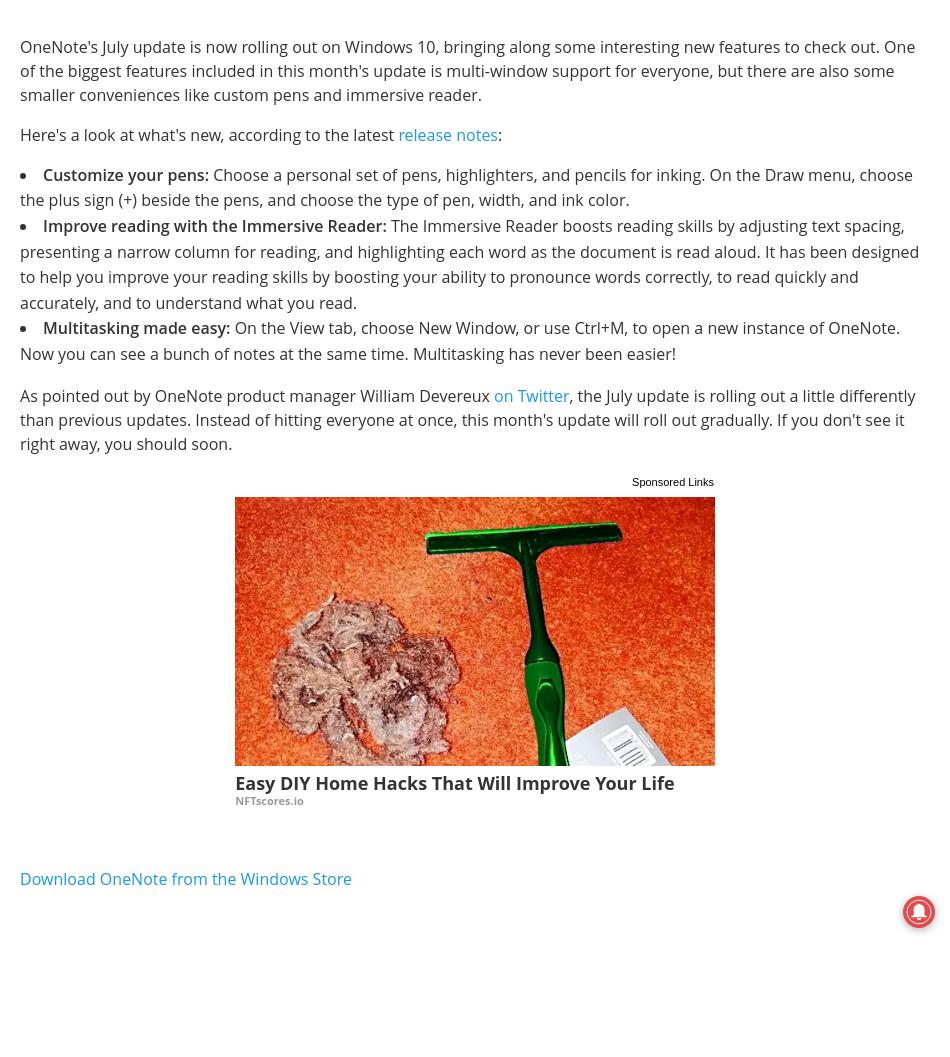 The width and height of the screenshot is (950, 1057). What do you see at coordinates (43, 225) in the screenshot?
I see `'Improve reading with the Immersive Reader:'` at bounding box center [43, 225].